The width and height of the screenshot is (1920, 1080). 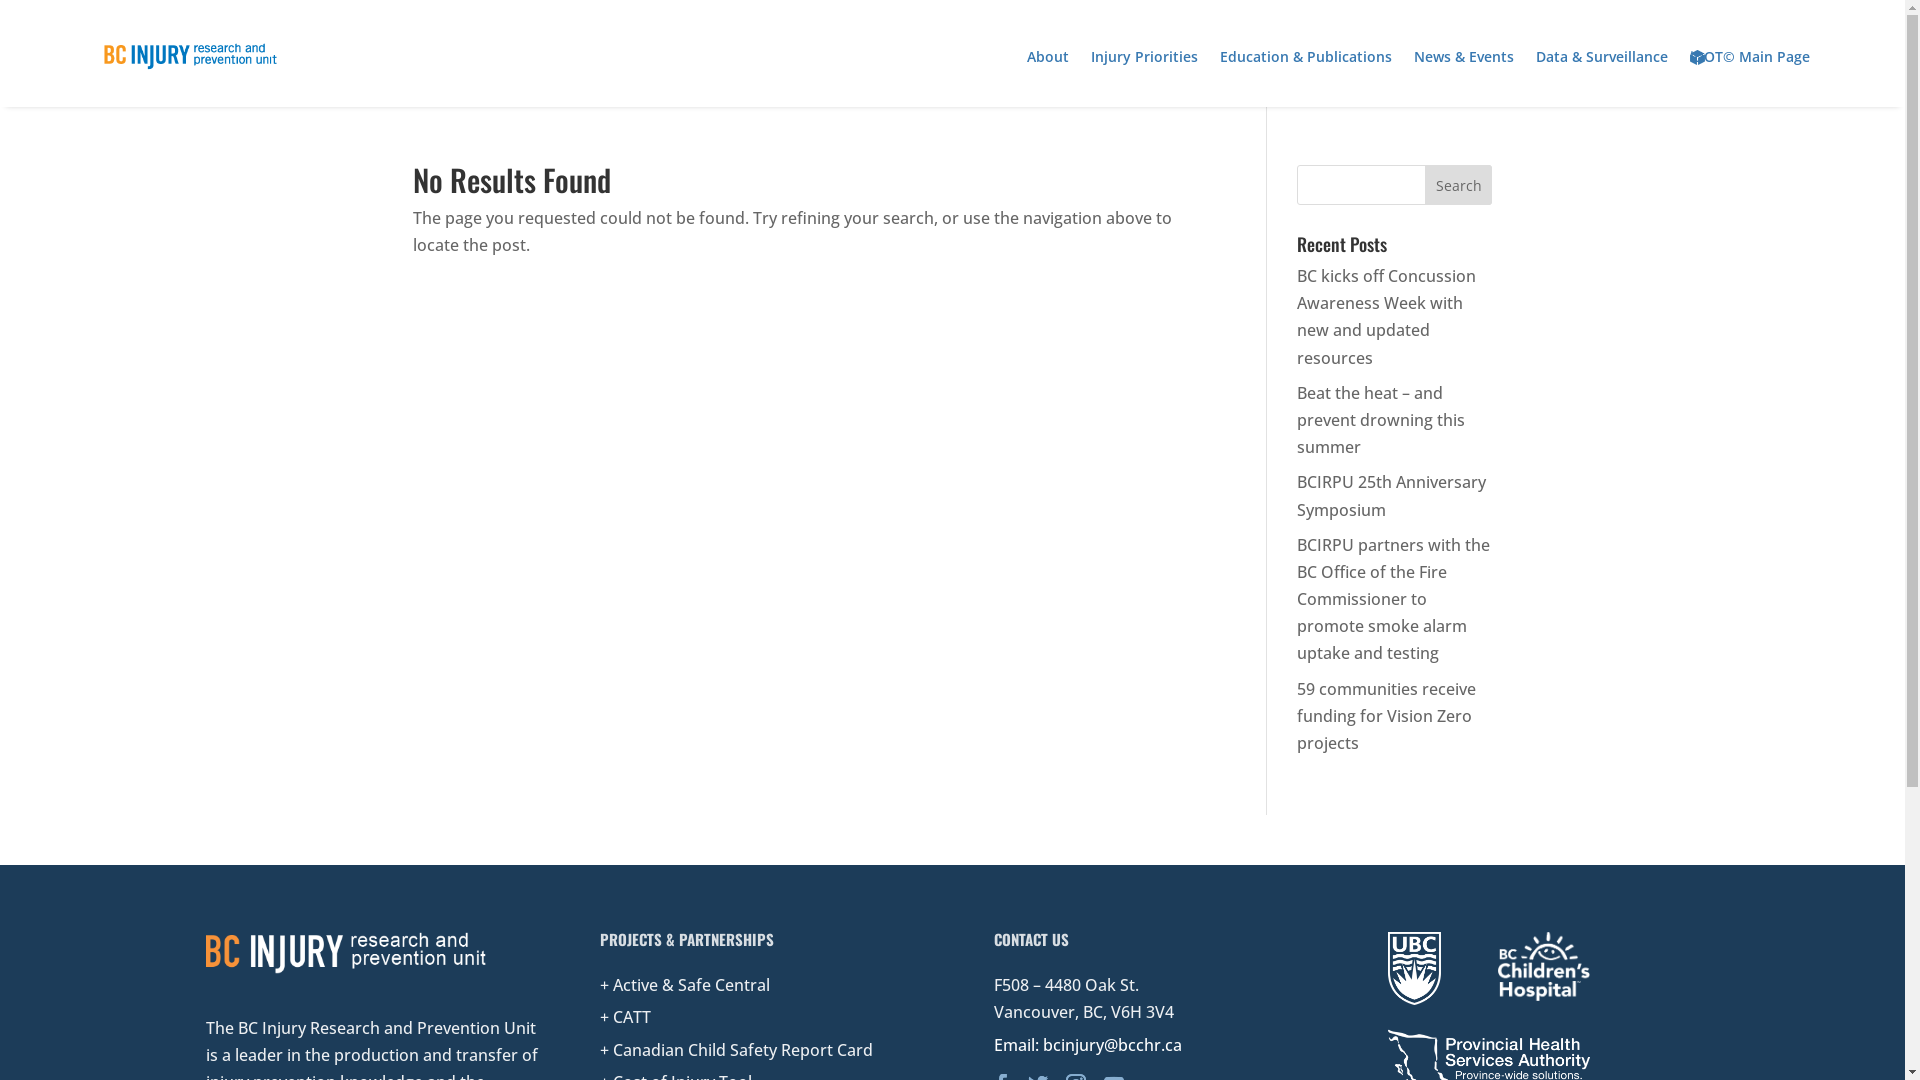 What do you see at coordinates (1027, 56) in the screenshot?
I see `'About'` at bounding box center [1027, 56].